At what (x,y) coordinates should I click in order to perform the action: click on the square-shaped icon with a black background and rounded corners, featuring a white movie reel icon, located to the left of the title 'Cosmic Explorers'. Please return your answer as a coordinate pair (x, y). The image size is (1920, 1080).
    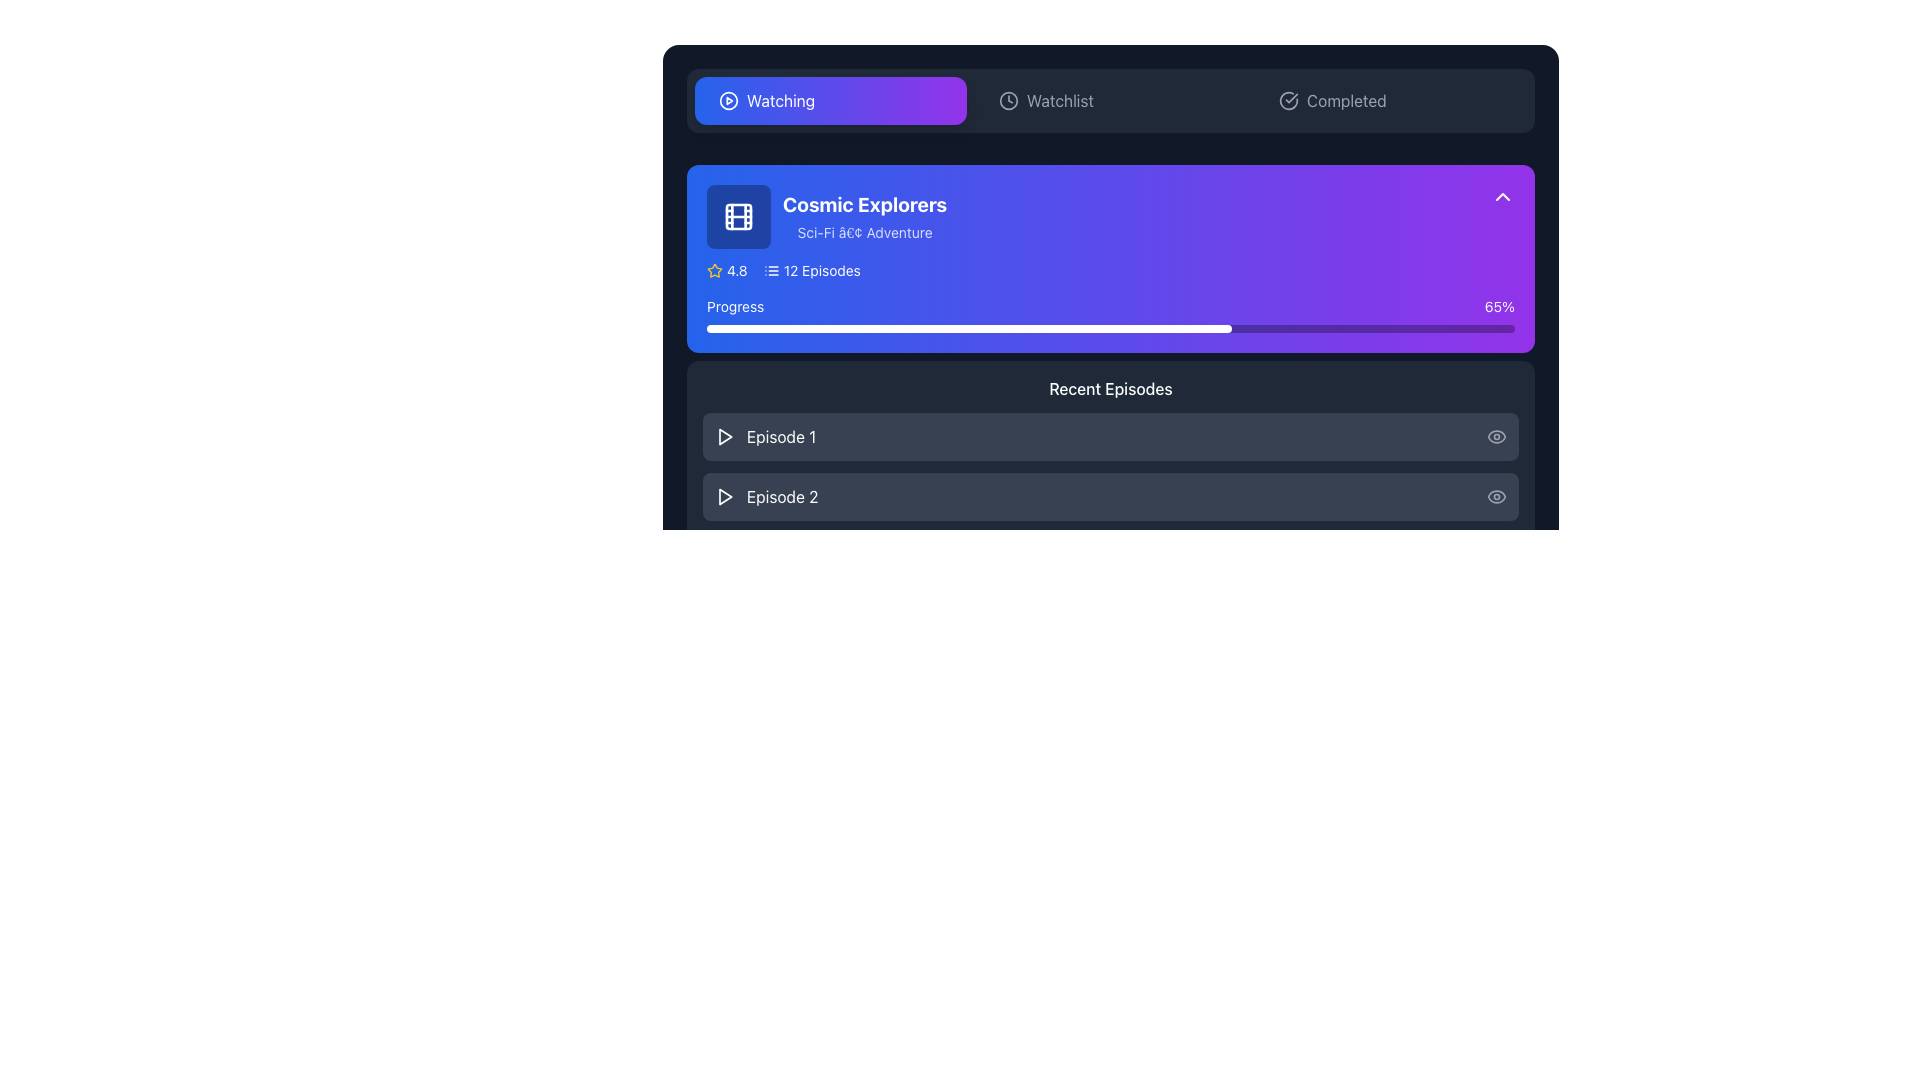
    Looking at the image, I should click on (738, 216).